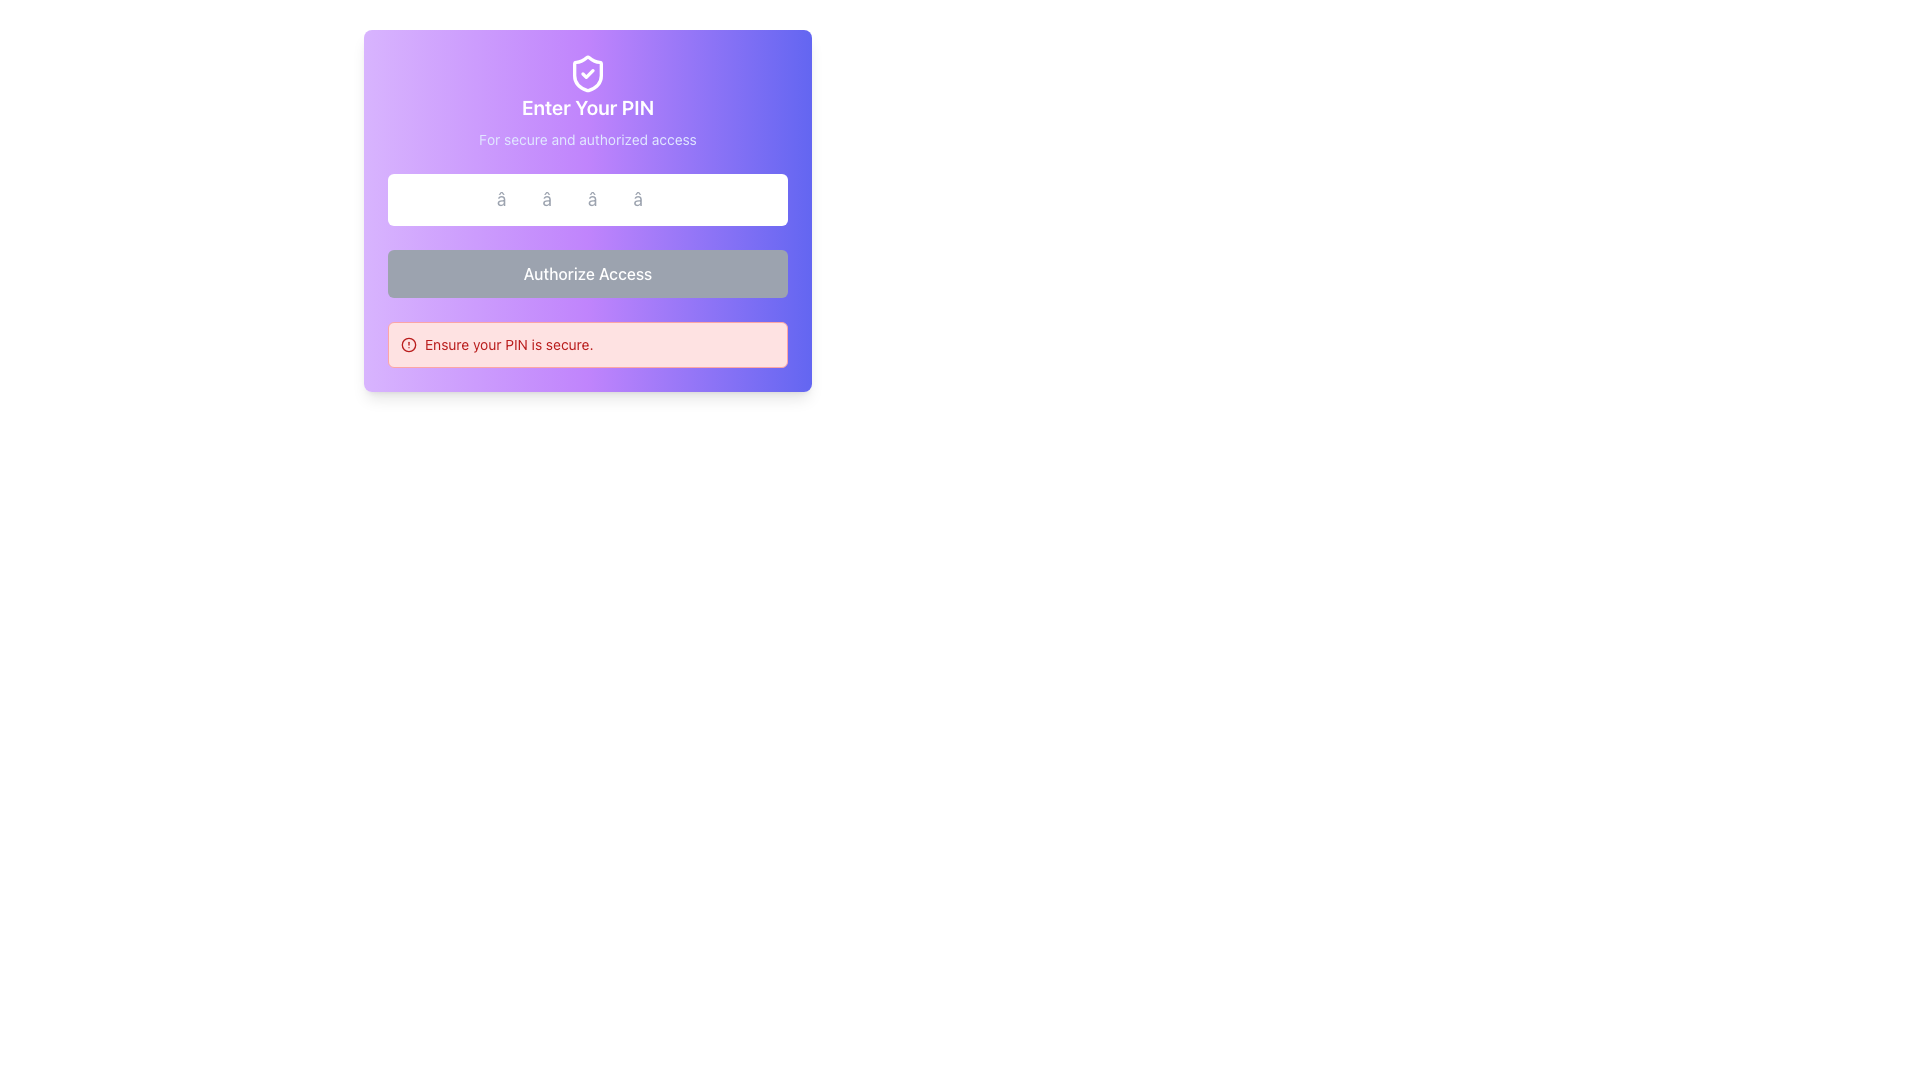 The width and height of the screenshot is (1920, 1080). What do you see at coordinates (407, 343) in the screenshot?
I see `the circular SVG shape that is part of the warning icon located to the left of the text 'Ensure your PIN is secure.'` at bounding box center [407, 343].